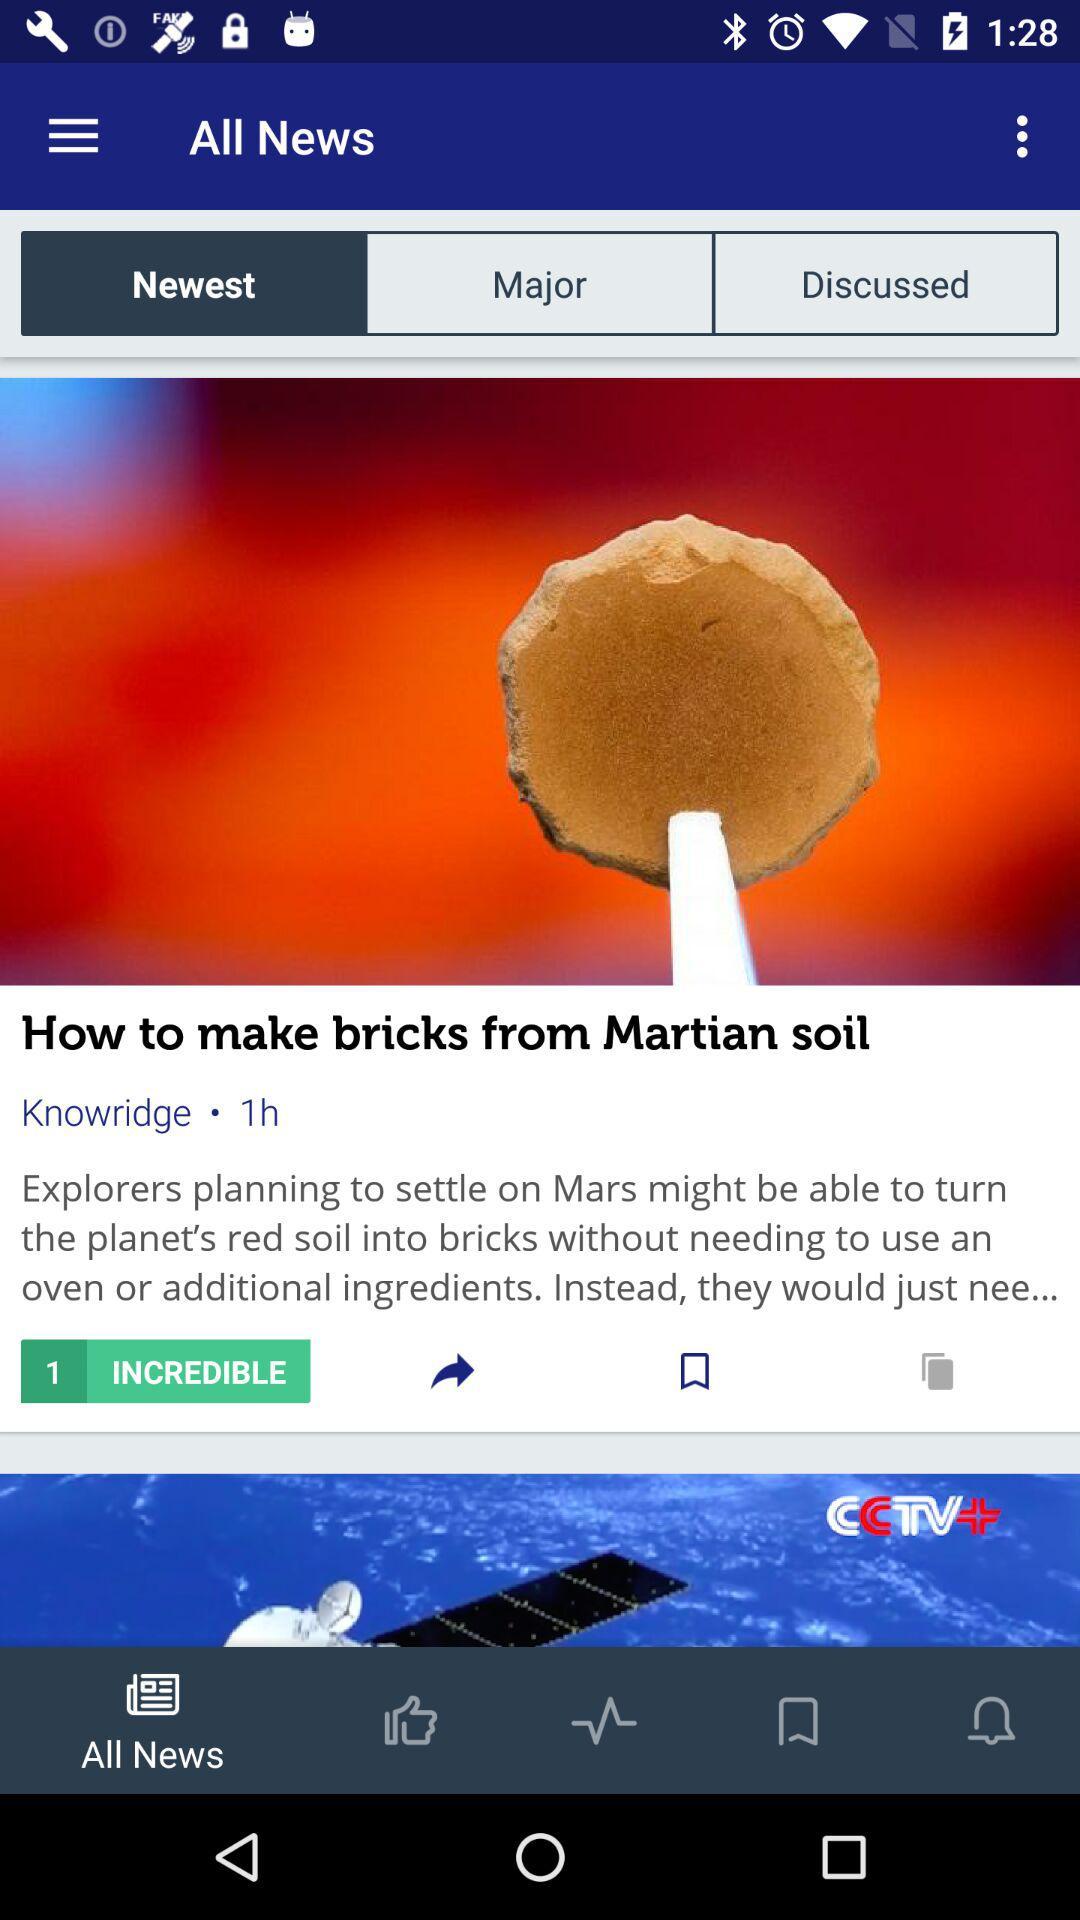  What do you see at coordinates (884, 282) in the screenshot?
I see `the item next to the major` at bounding box center [884, 282].